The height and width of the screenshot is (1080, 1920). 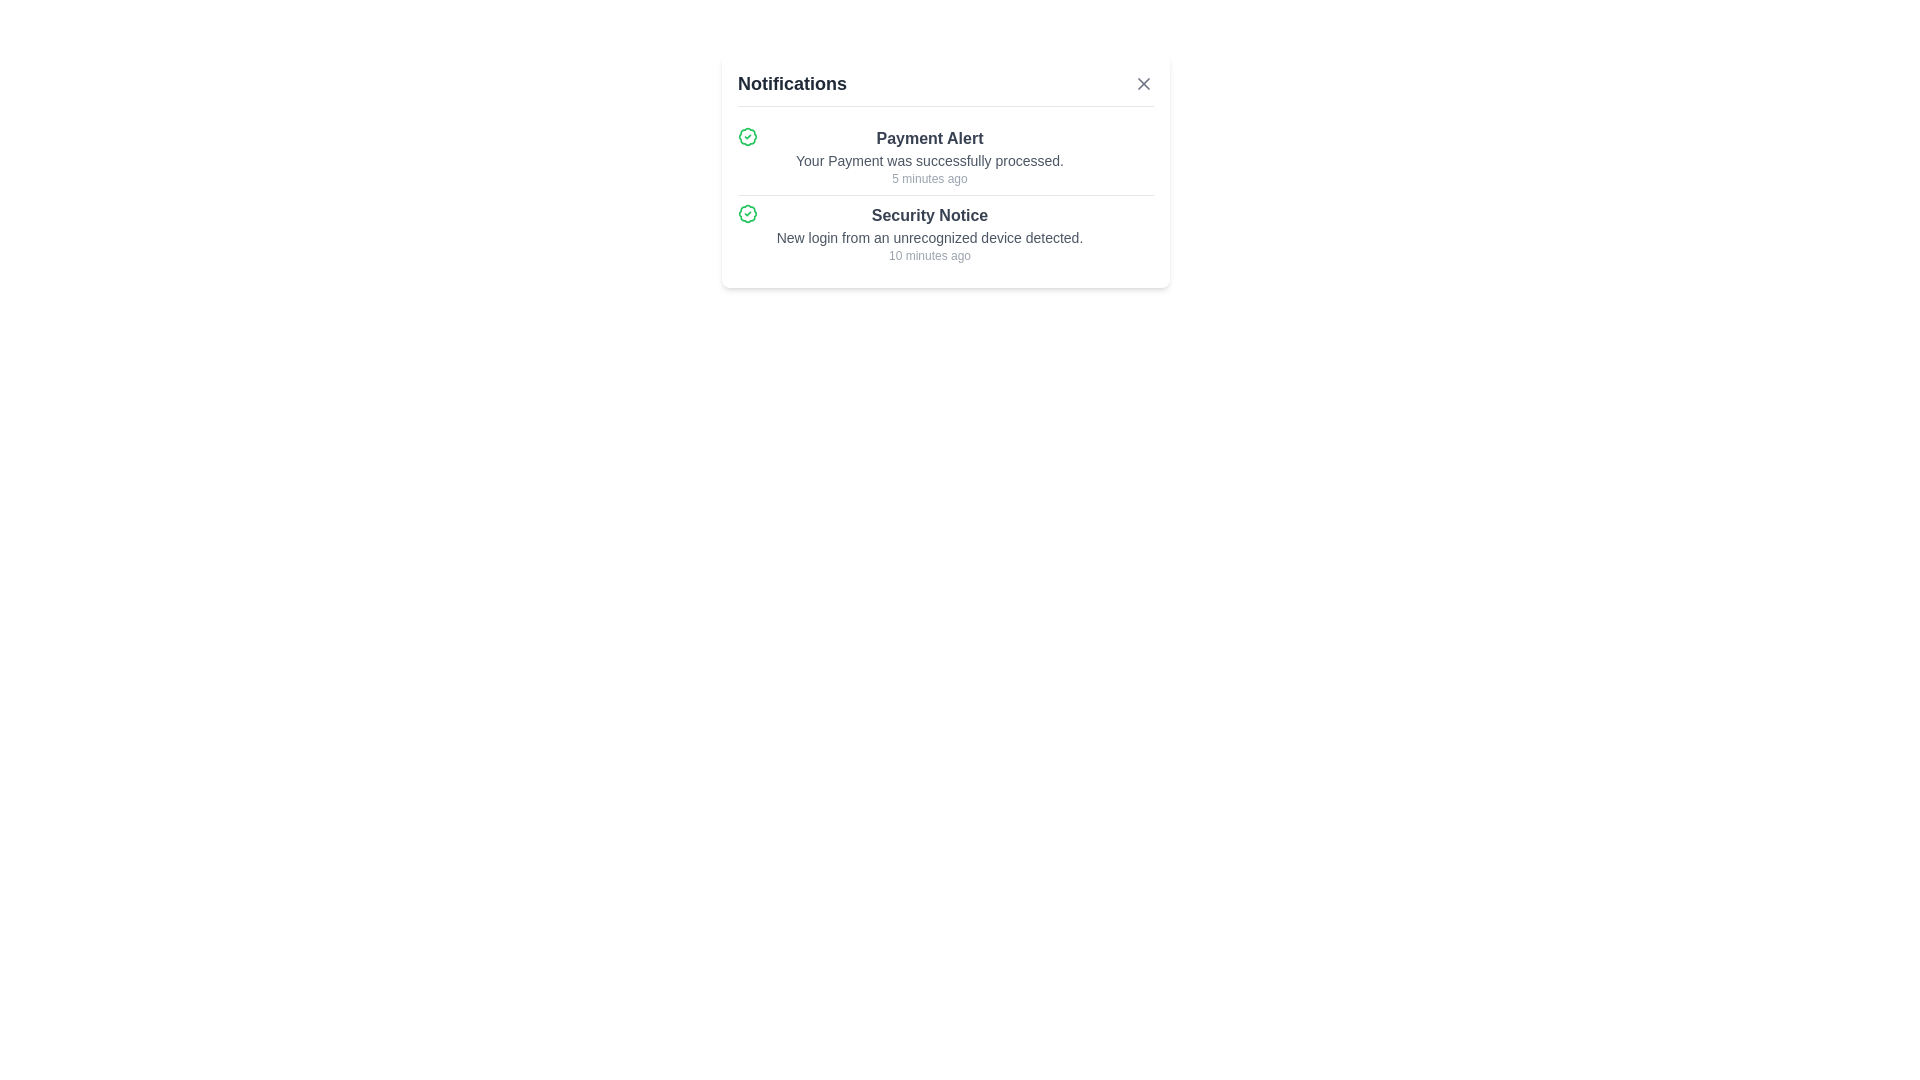 What do you see at coordinates (1143, 83) in the screenshot?
I see `the graphical representation of the 'X' icon located in the top-right corner of the Notifications panel, which is used to close or dismiss the panel` at bounding box center [1143, 83].